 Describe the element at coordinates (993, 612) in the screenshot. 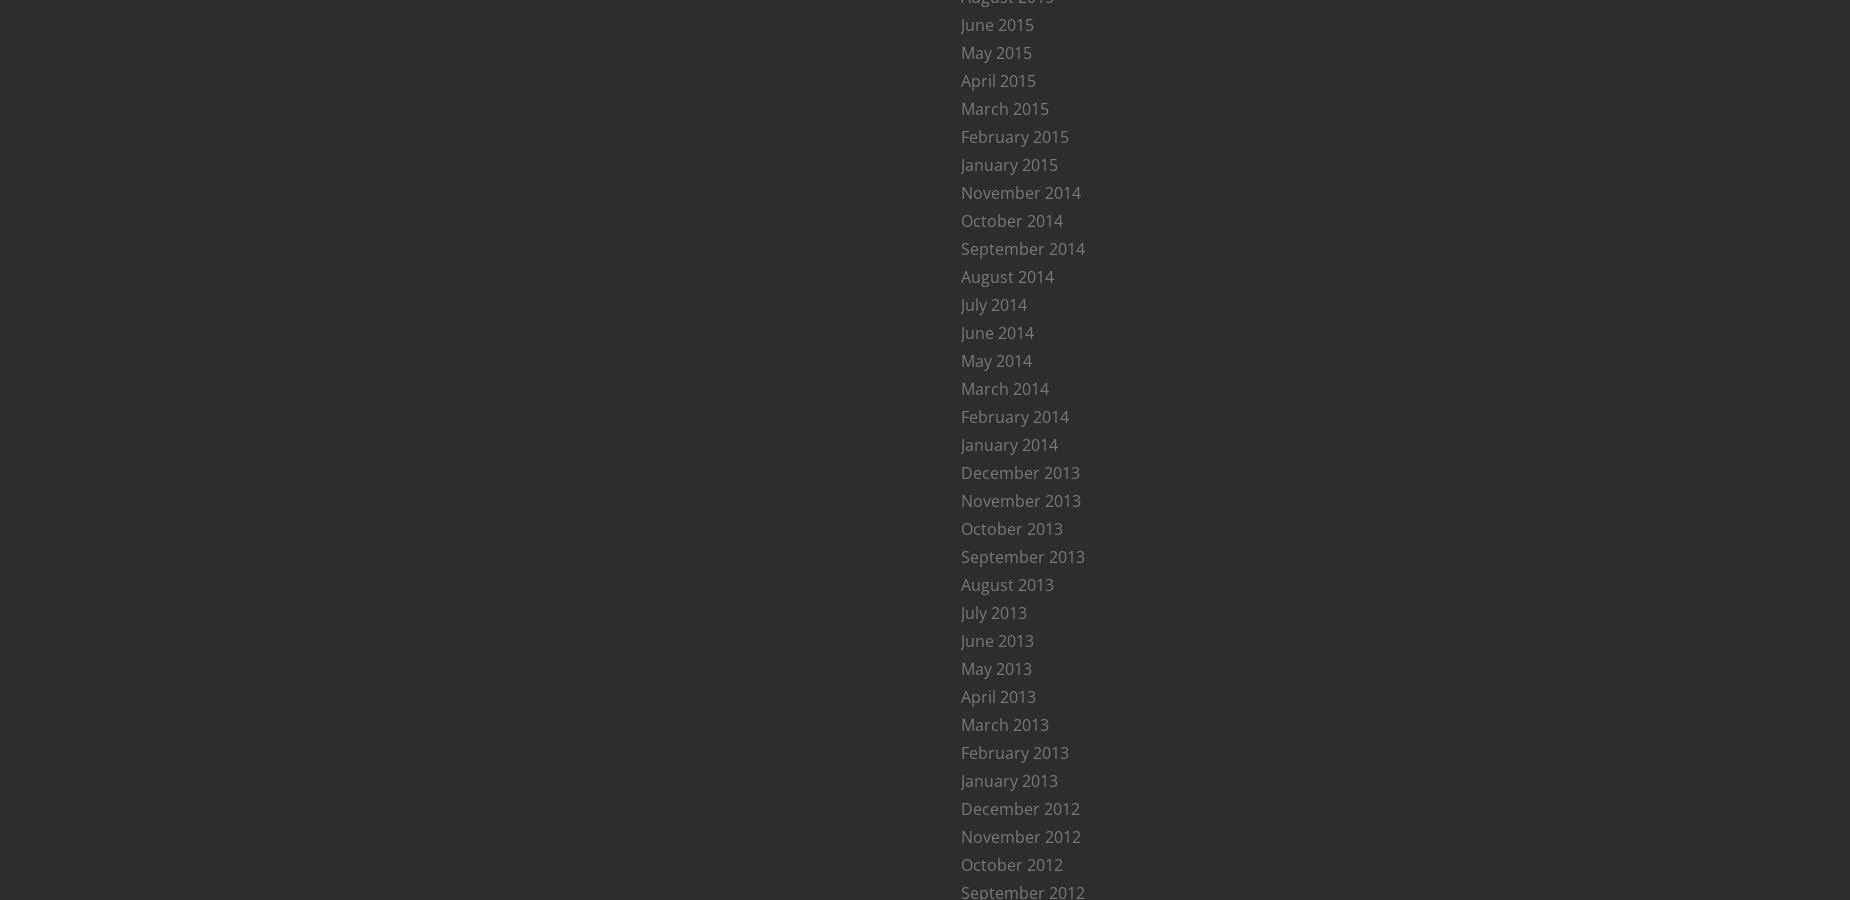

I see `'July 2013'` at that location.